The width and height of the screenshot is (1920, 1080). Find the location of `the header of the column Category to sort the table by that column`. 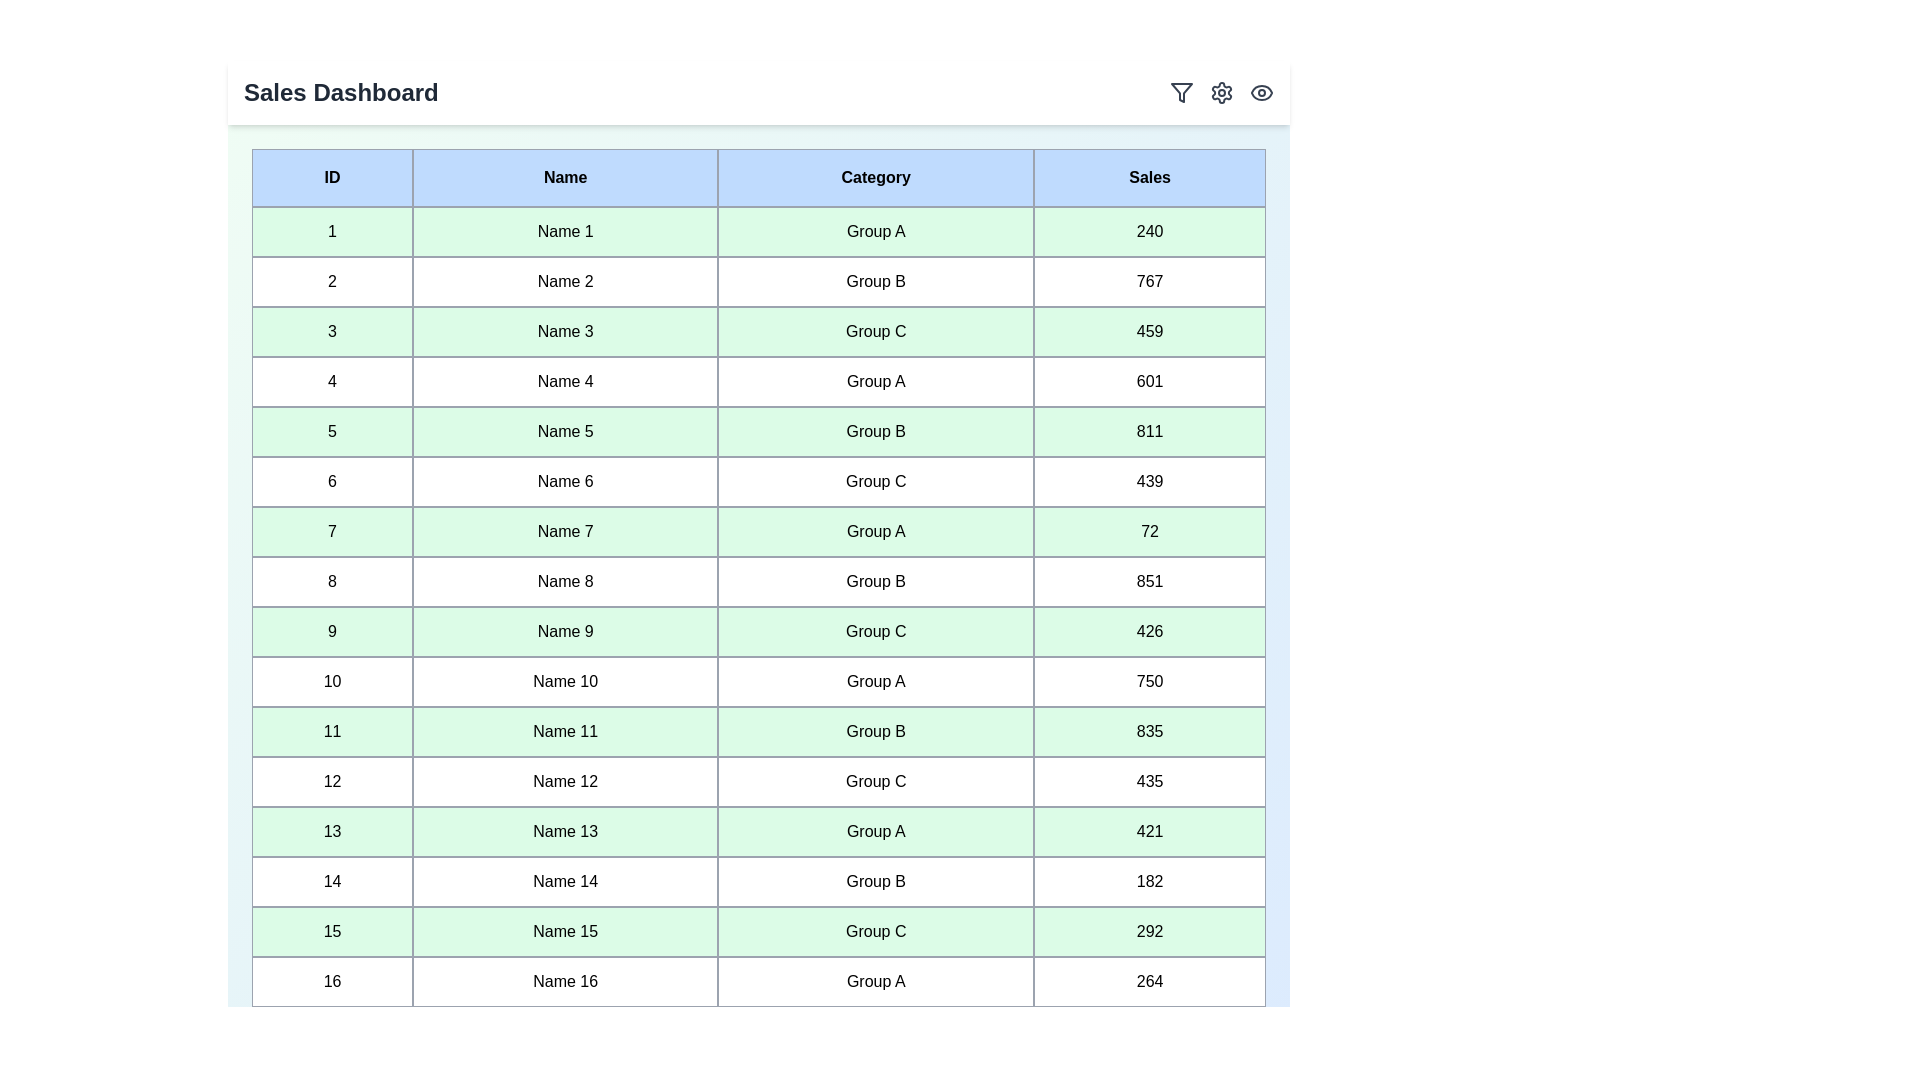

the header of the column Category to sort the table by that column is located at coordinates (875, 176).